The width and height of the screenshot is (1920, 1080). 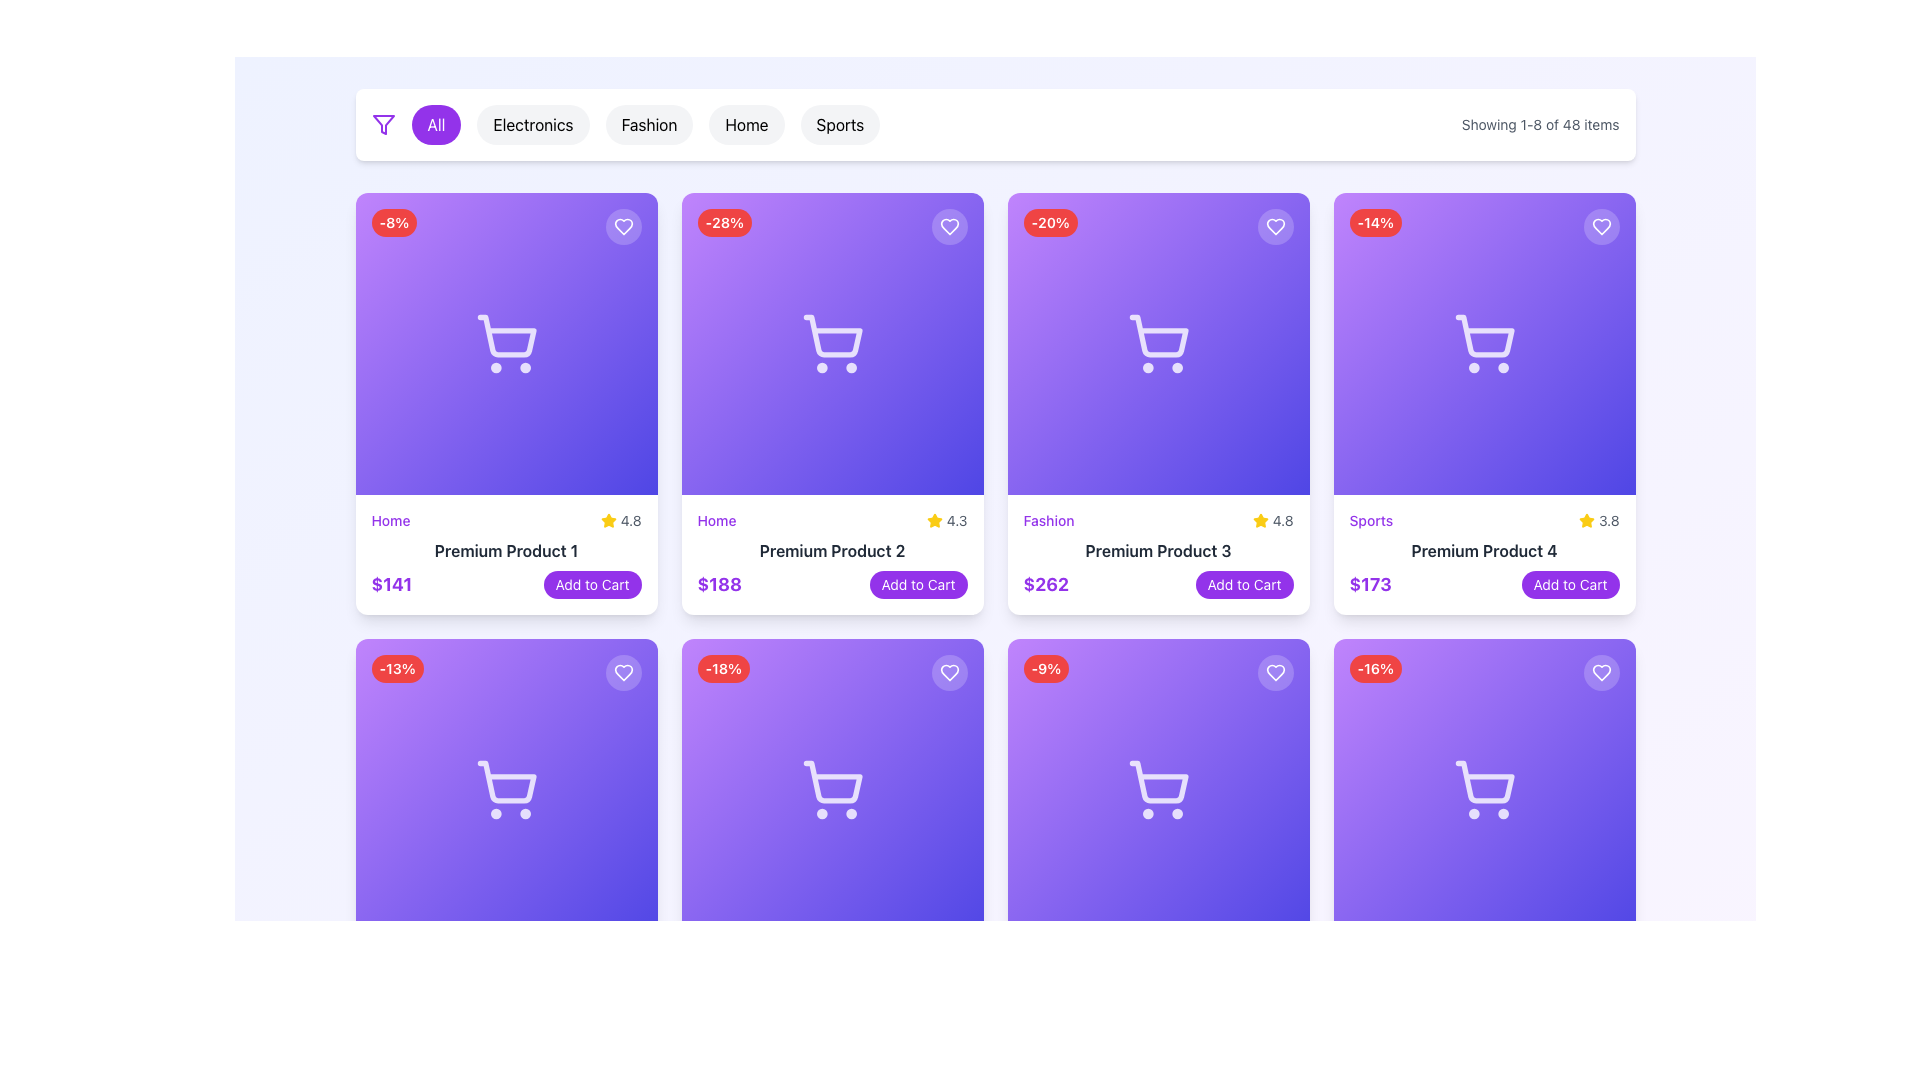 What do you see at coordinates (948, 672) in the screenshot?
I see `the favorite icon button located in the top-right corner of the second product card` at bounding box center [948, 672].